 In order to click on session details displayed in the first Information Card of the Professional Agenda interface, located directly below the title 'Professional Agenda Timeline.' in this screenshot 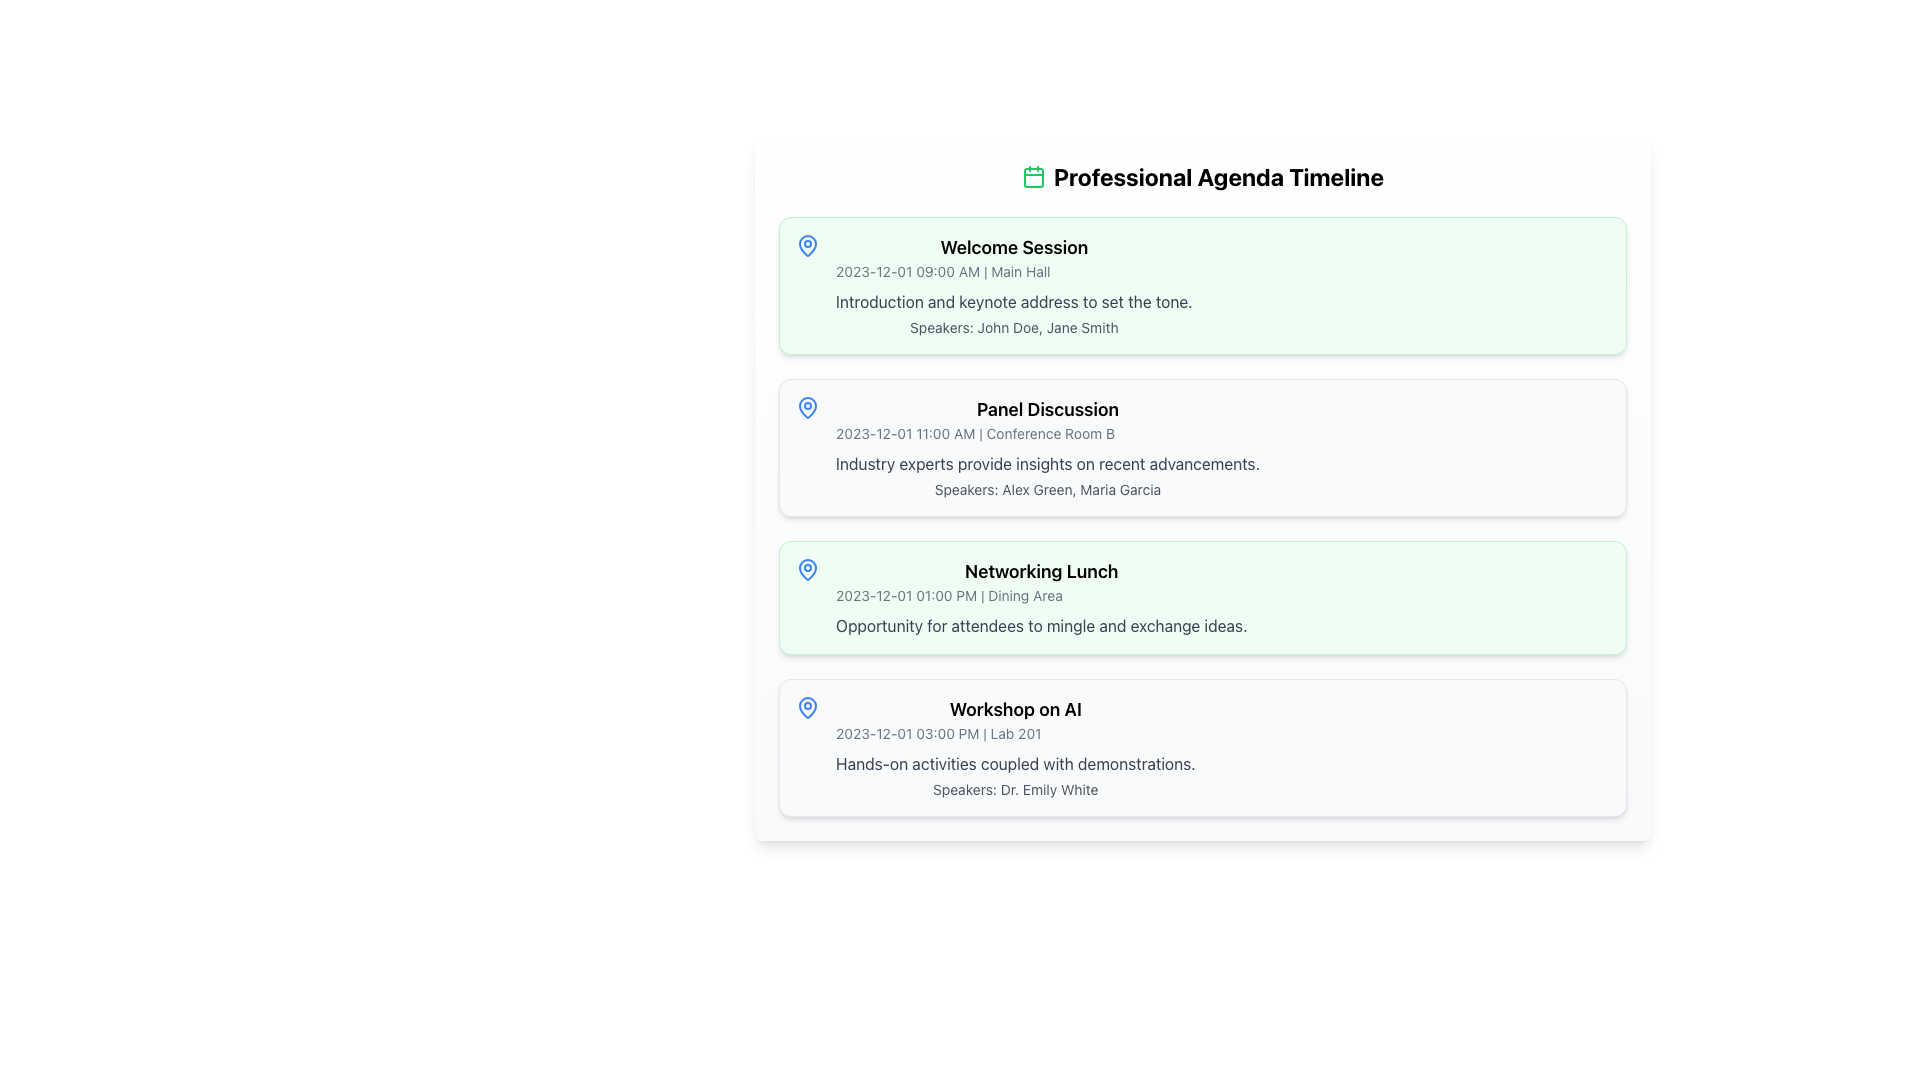, I will do `click(1202, 285)`.